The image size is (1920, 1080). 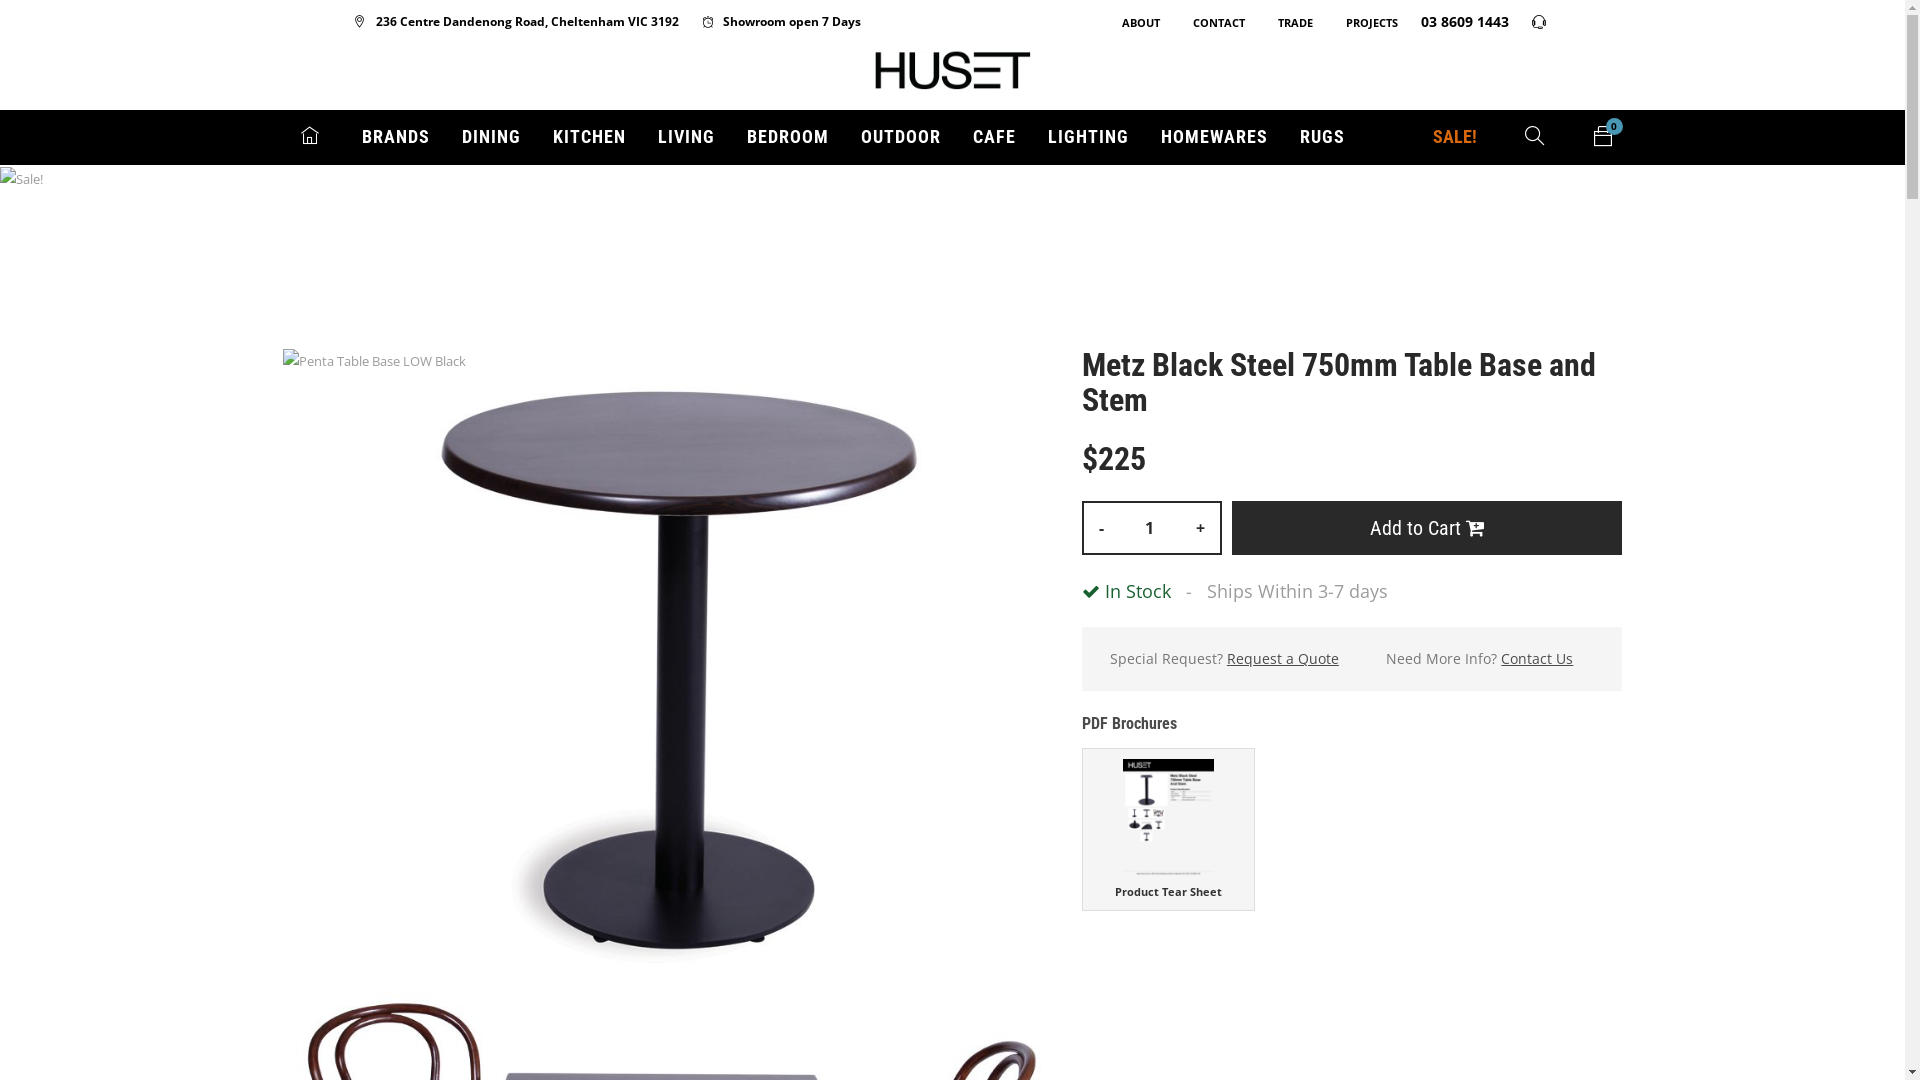 What do you see at coordinates (1535, 659) in the screenshot?
I see `'Contact Us'` at bounding box center [1535, 659].